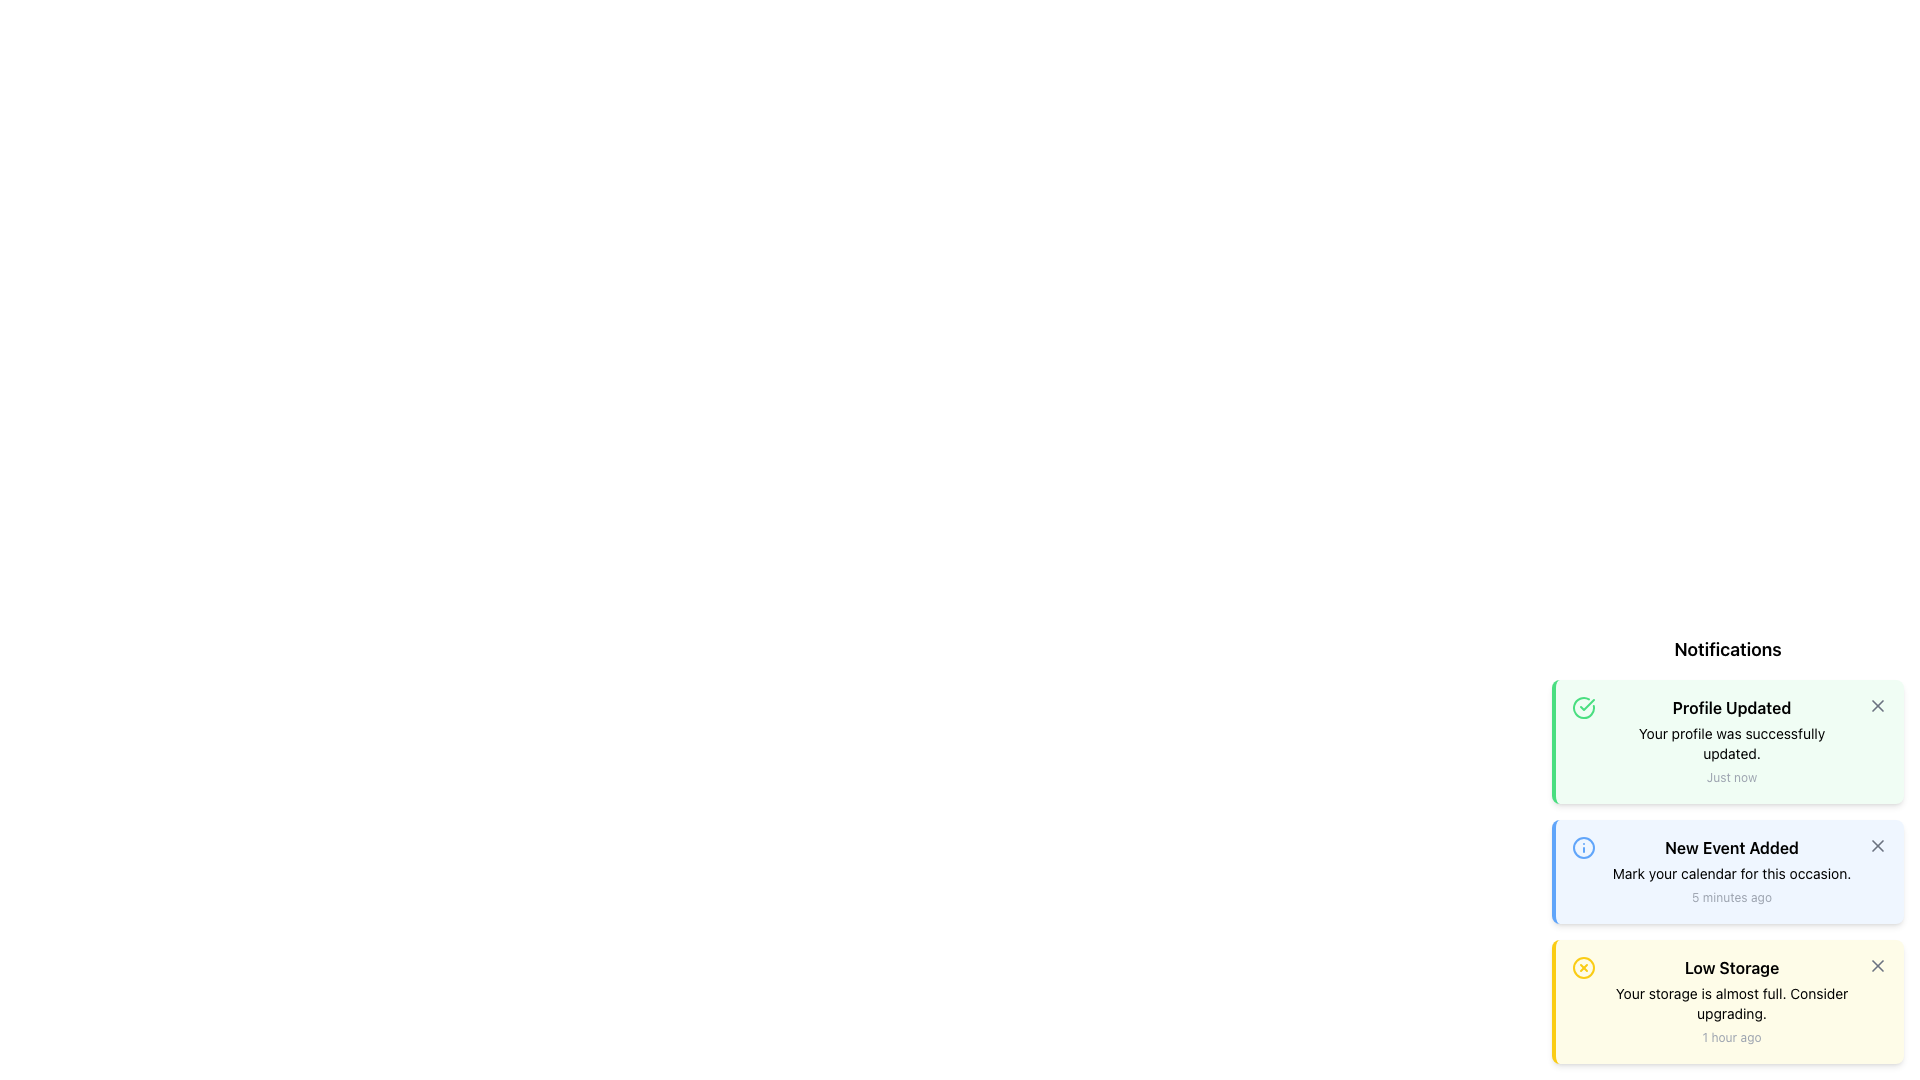 This screenshot has height=1080, width=1920. Describe the element at coordinates (1586, 704) in the screenshot. I see `the checkmark icon located at the top-left corner of the 'Profile Updated' notification card, indicating a successful operation` at that location.